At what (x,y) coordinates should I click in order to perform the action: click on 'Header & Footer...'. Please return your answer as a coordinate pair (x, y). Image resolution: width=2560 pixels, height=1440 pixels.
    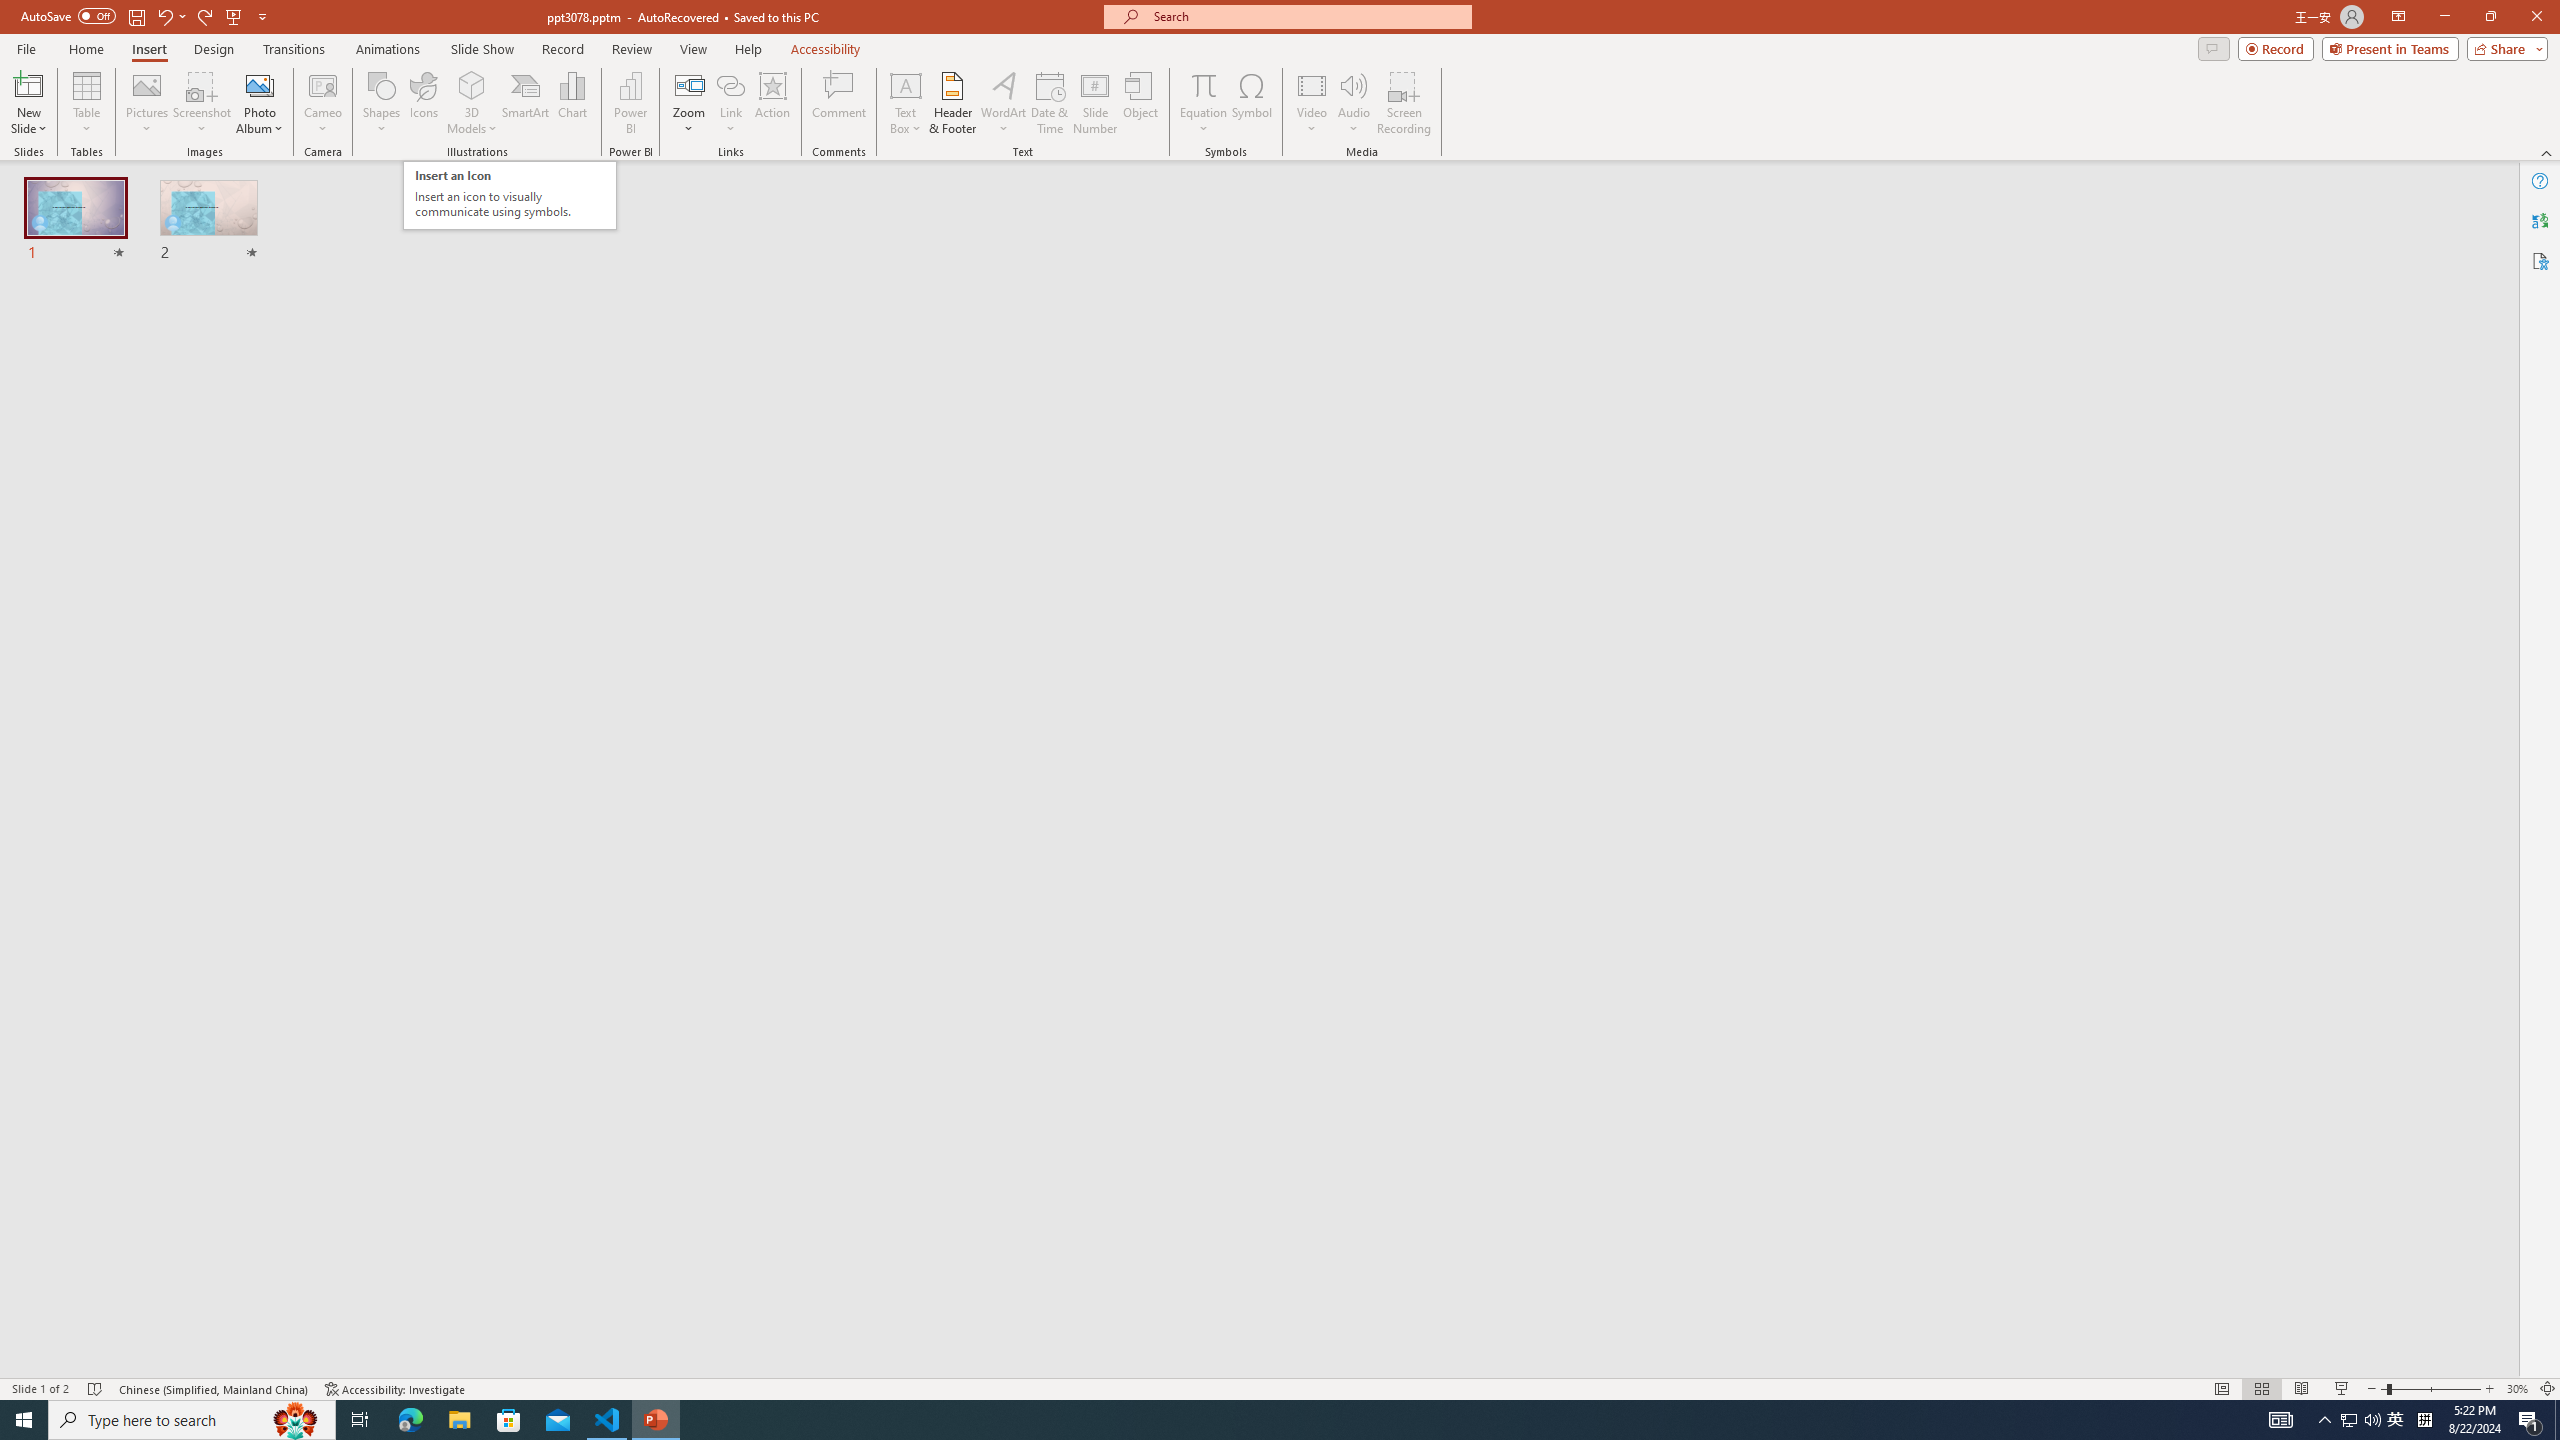
    Looking at the image, I should click on (951, 103).